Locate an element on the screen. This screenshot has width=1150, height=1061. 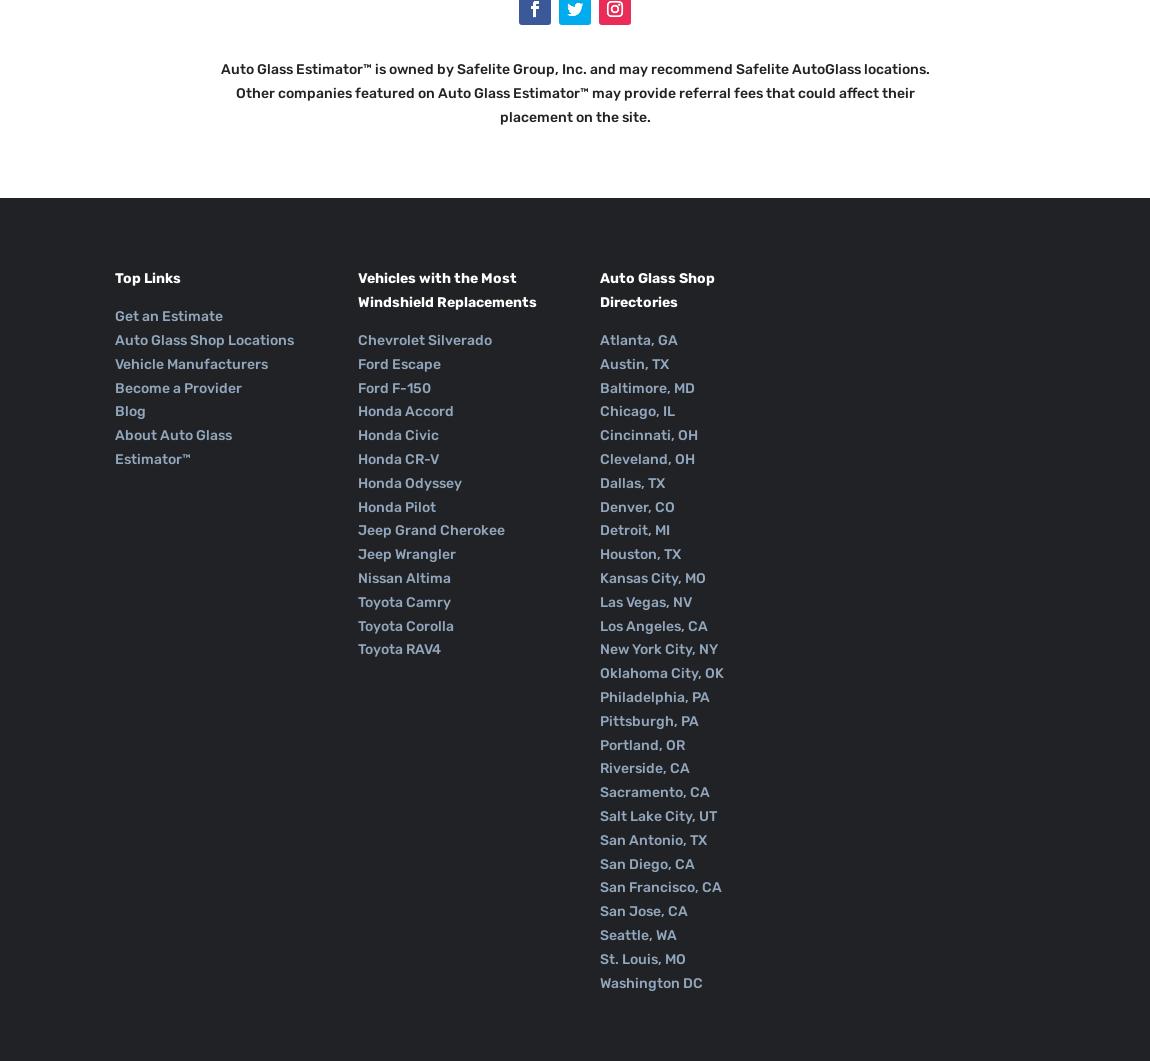
'Houston, TX' is located at coordinates (639, 553).